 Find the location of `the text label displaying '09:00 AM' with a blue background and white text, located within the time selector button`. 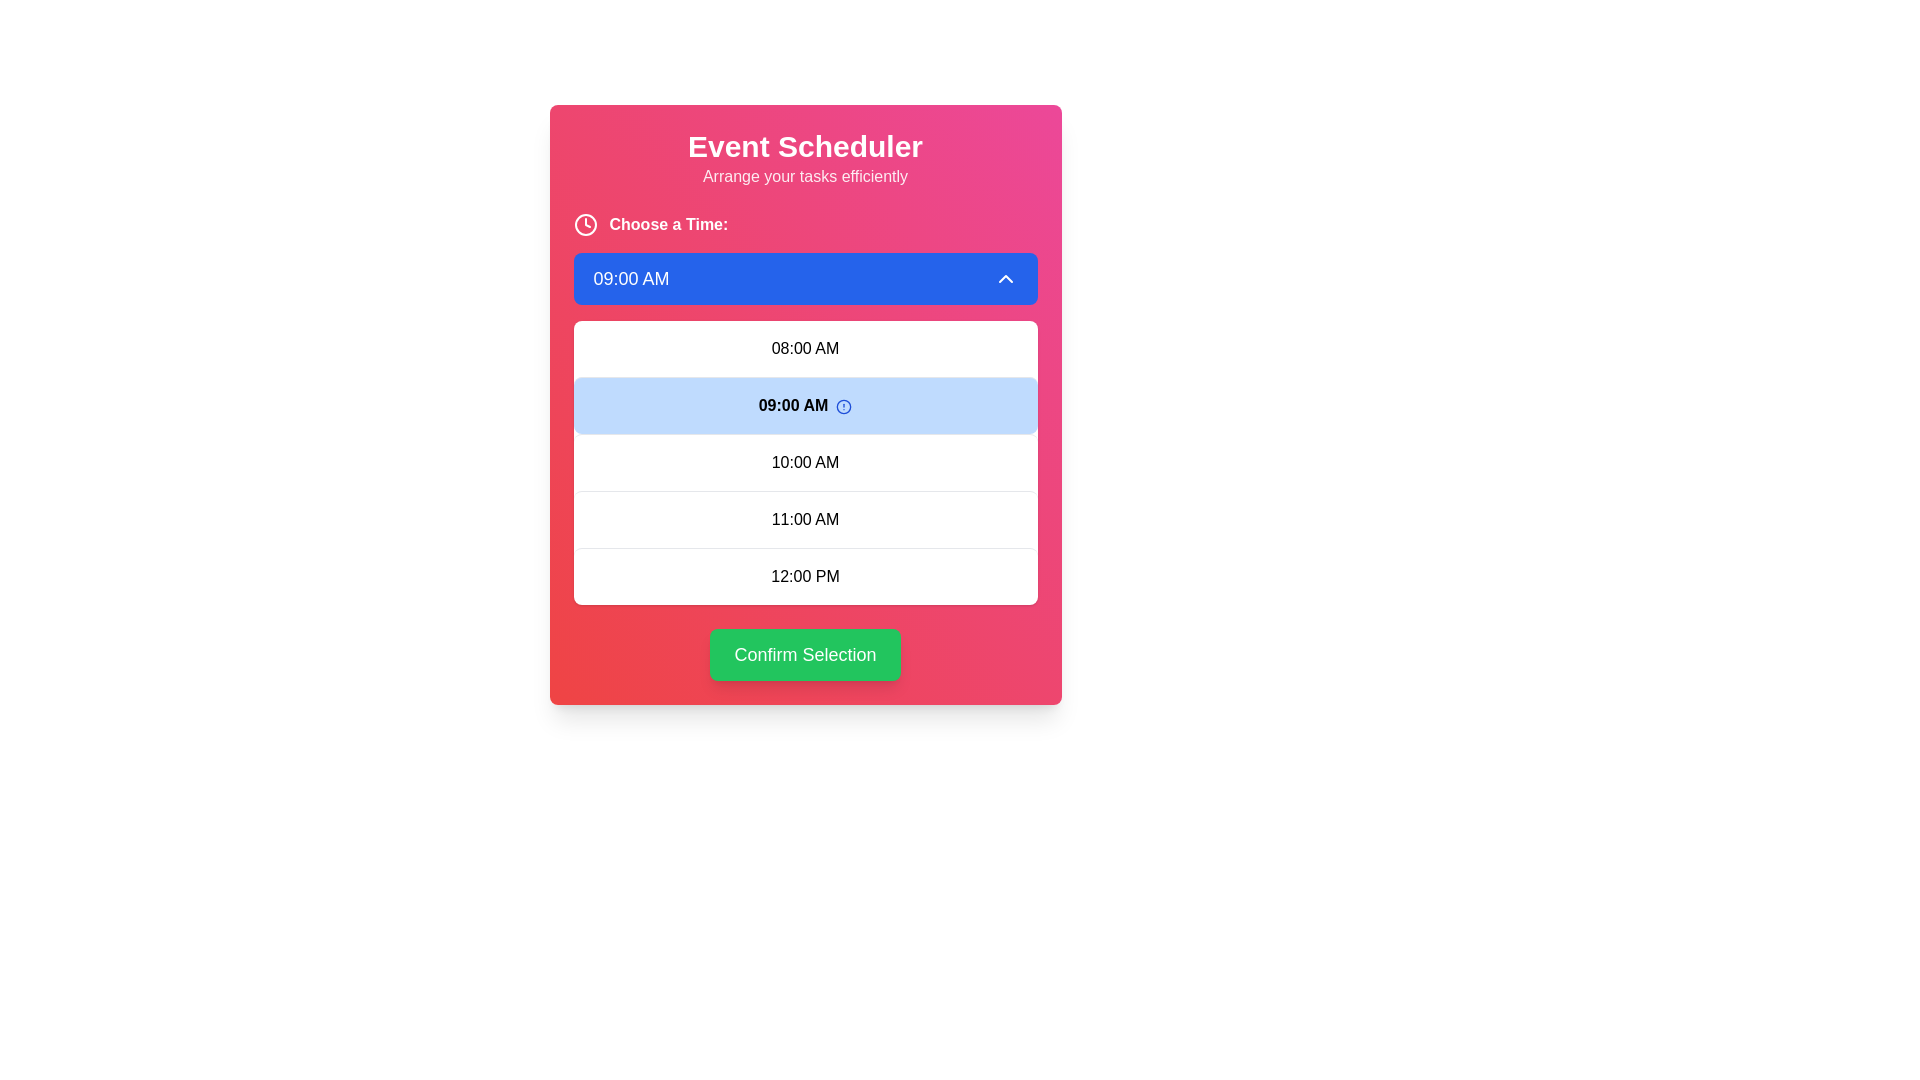

the text label displaying '09:00 AM' with a blue background and white text, located within the time selector button is located at coordinates (630, 278).